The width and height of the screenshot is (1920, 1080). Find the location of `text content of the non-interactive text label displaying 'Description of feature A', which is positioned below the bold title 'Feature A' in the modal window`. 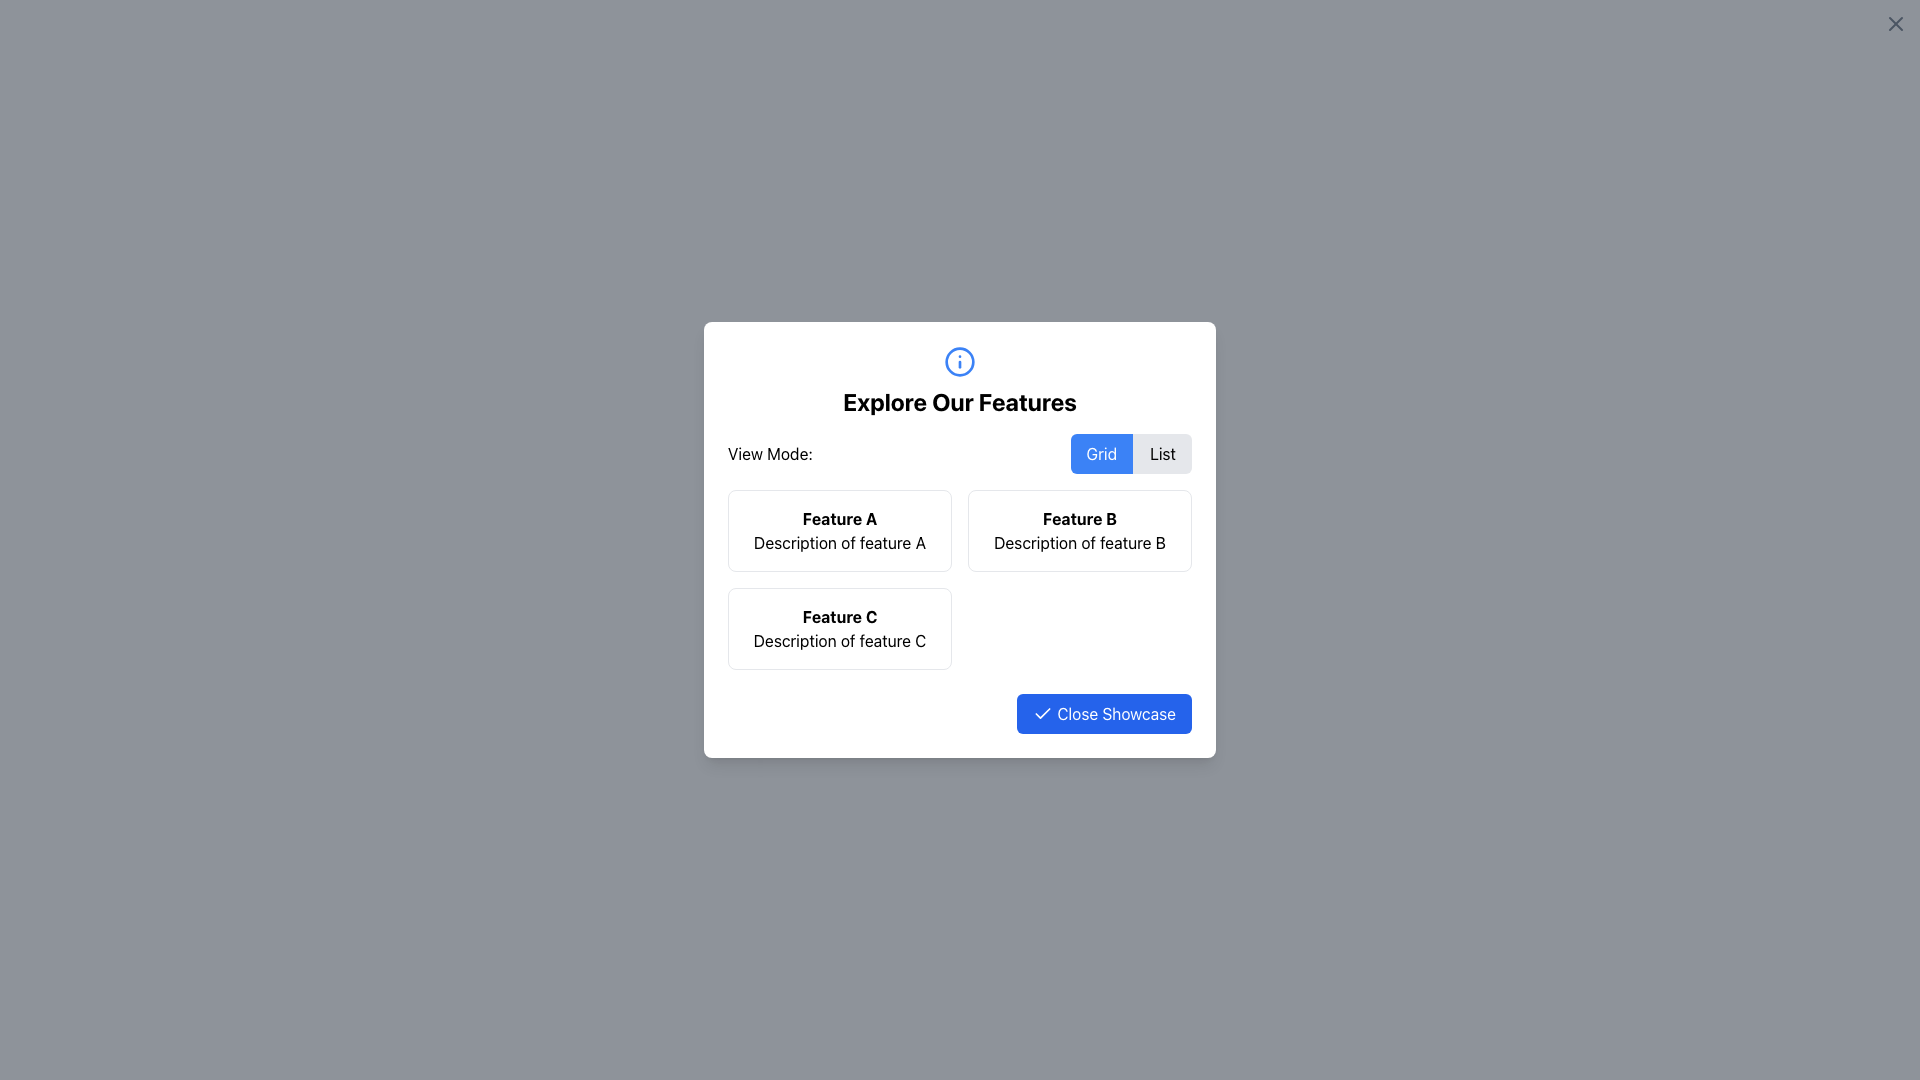

text content of the non-interactive text label displaying 'Description of feature A', which is positioned below the bold title 'Feature A' in the modal window is located at coordinates (840, 543).